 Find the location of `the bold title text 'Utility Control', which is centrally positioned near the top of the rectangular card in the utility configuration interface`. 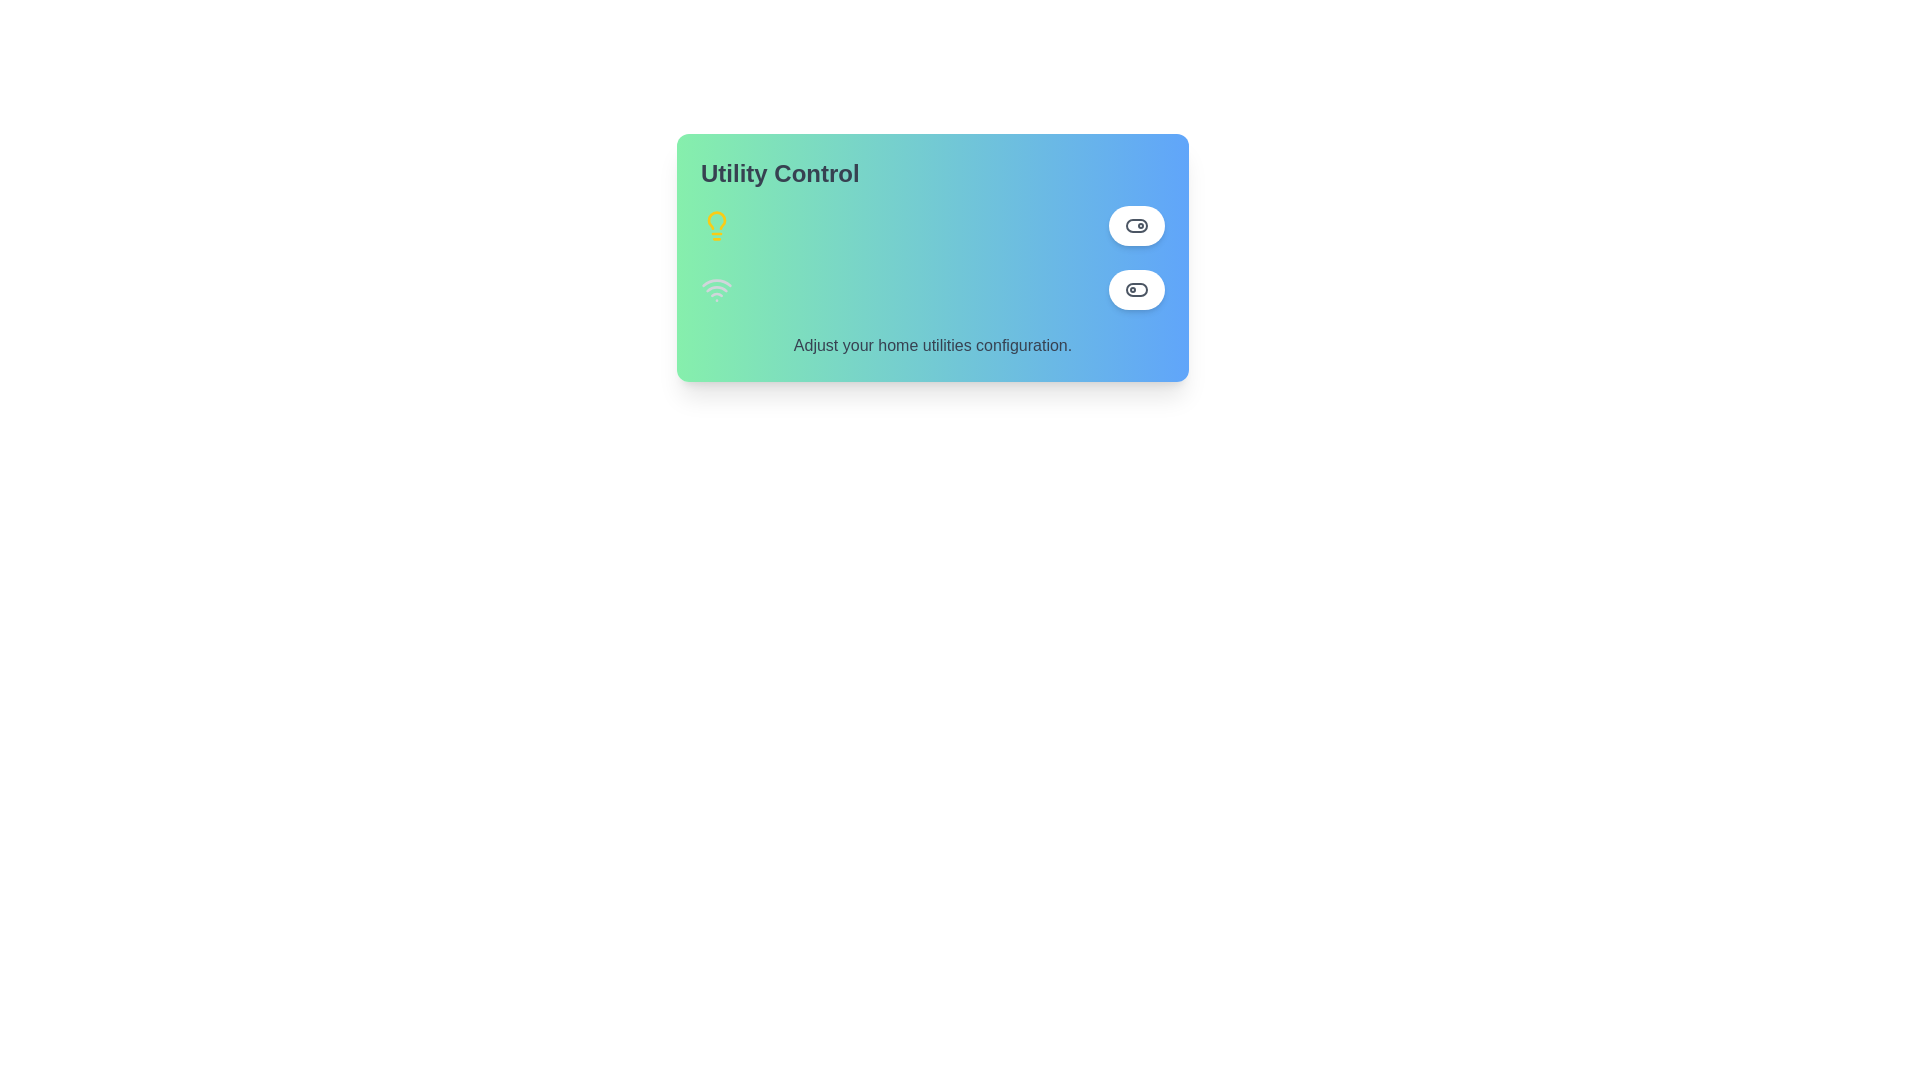

the bold title text 'Utility Control', which is centrally positioned near the top of the rectangular card in the utility configuration interface is located at coordinates (779, 172).